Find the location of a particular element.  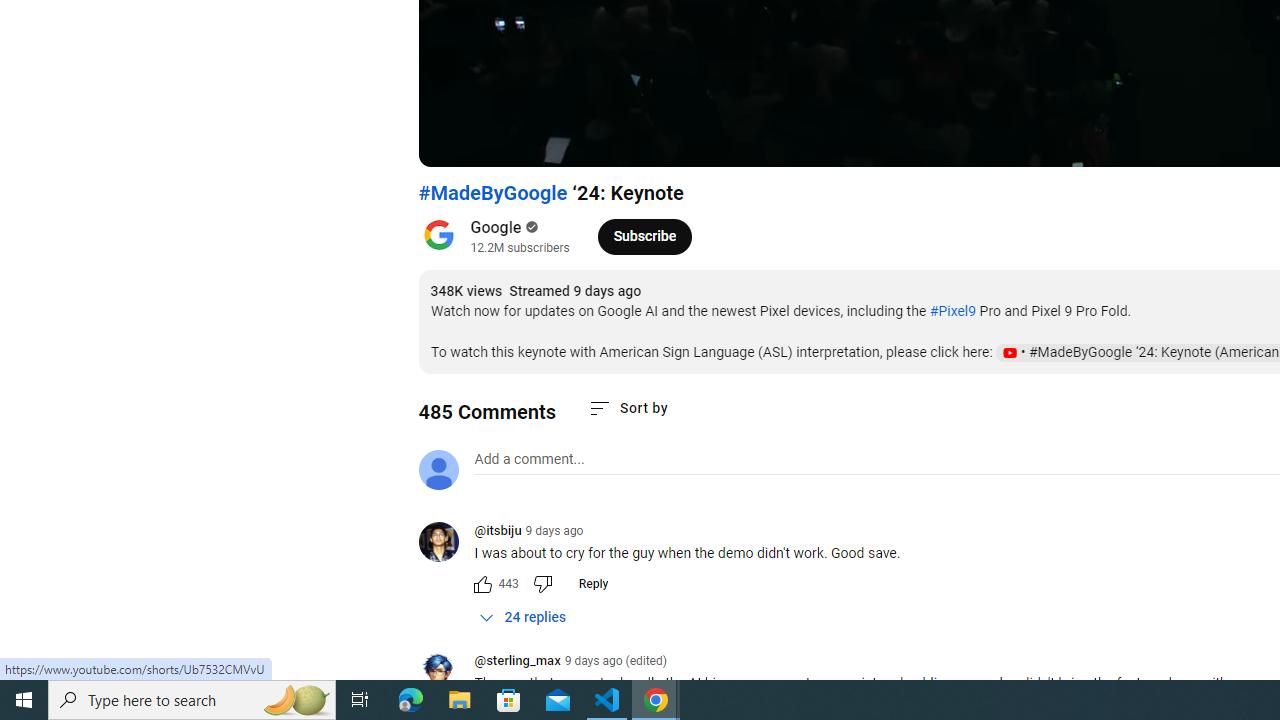

'Sort comments' is located at coordinates (626, 407).